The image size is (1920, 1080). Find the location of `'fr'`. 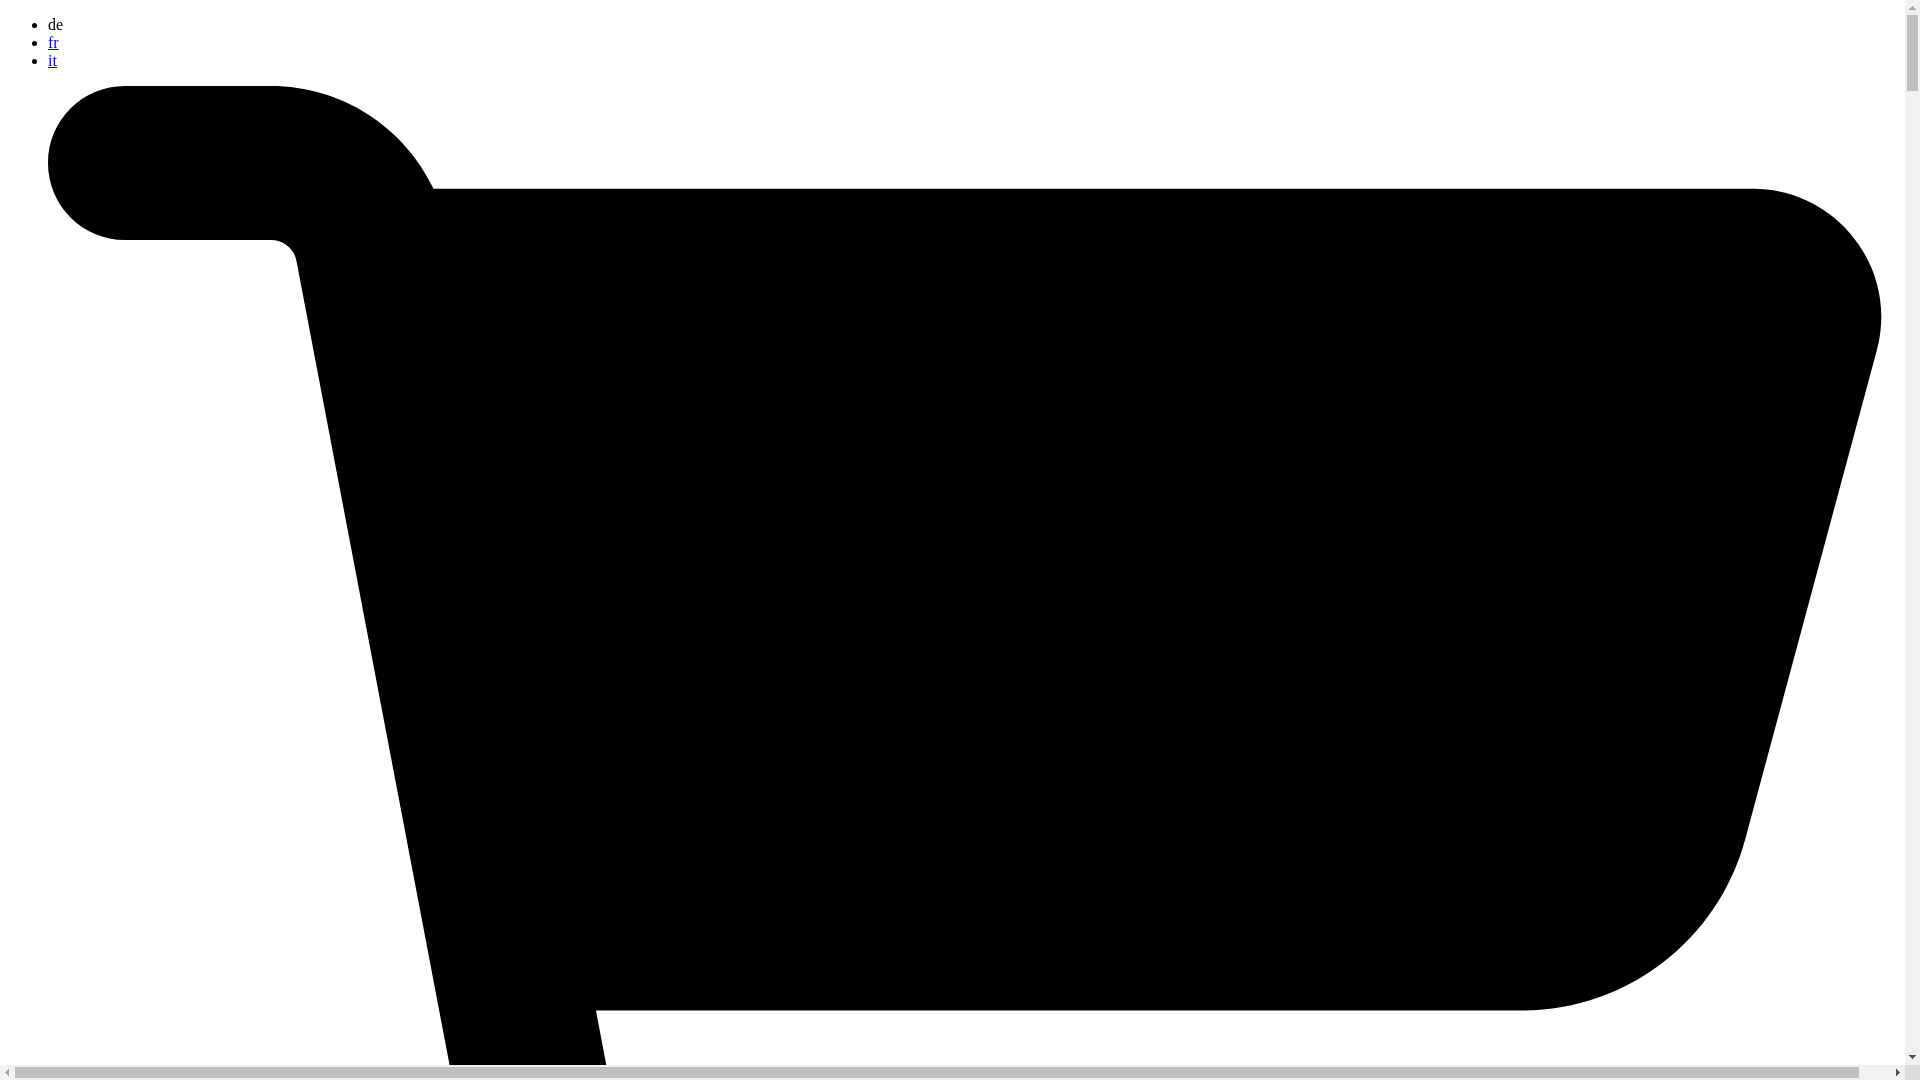

'fr' is located at coordinates (53, 42).